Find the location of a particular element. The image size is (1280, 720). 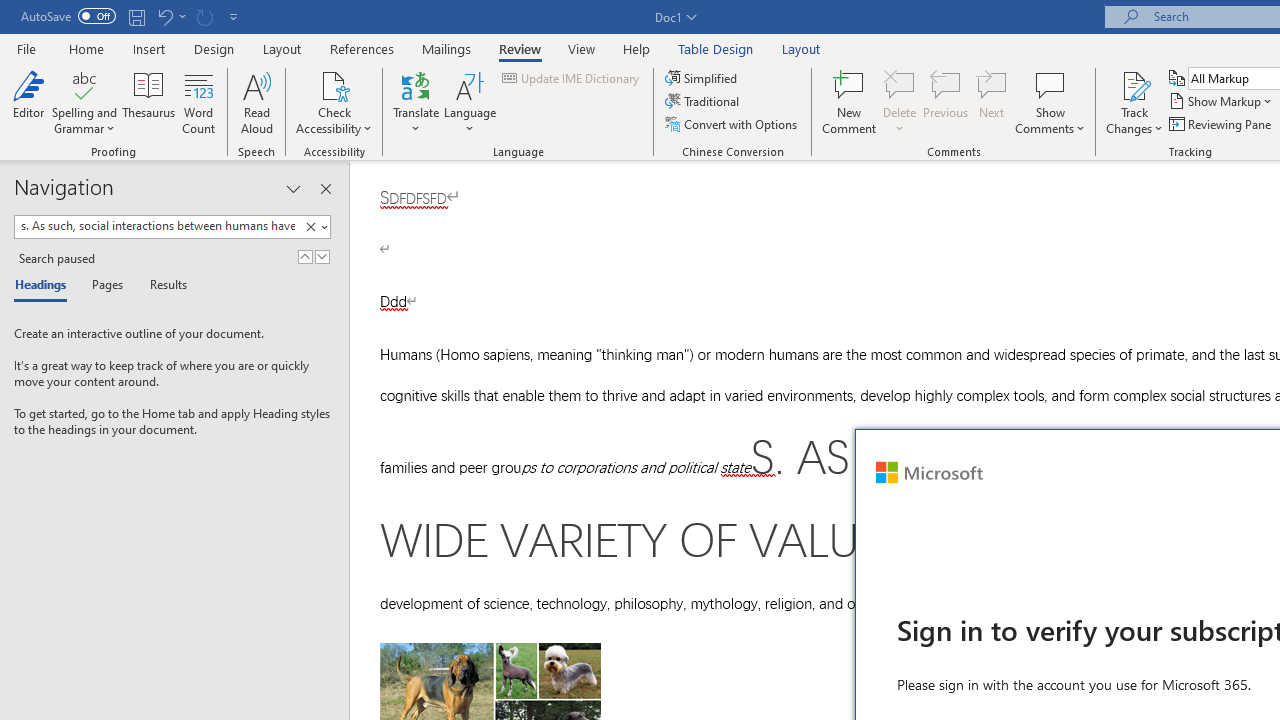

'Update IME Dictionary...' is located at coordinates (571, 77).